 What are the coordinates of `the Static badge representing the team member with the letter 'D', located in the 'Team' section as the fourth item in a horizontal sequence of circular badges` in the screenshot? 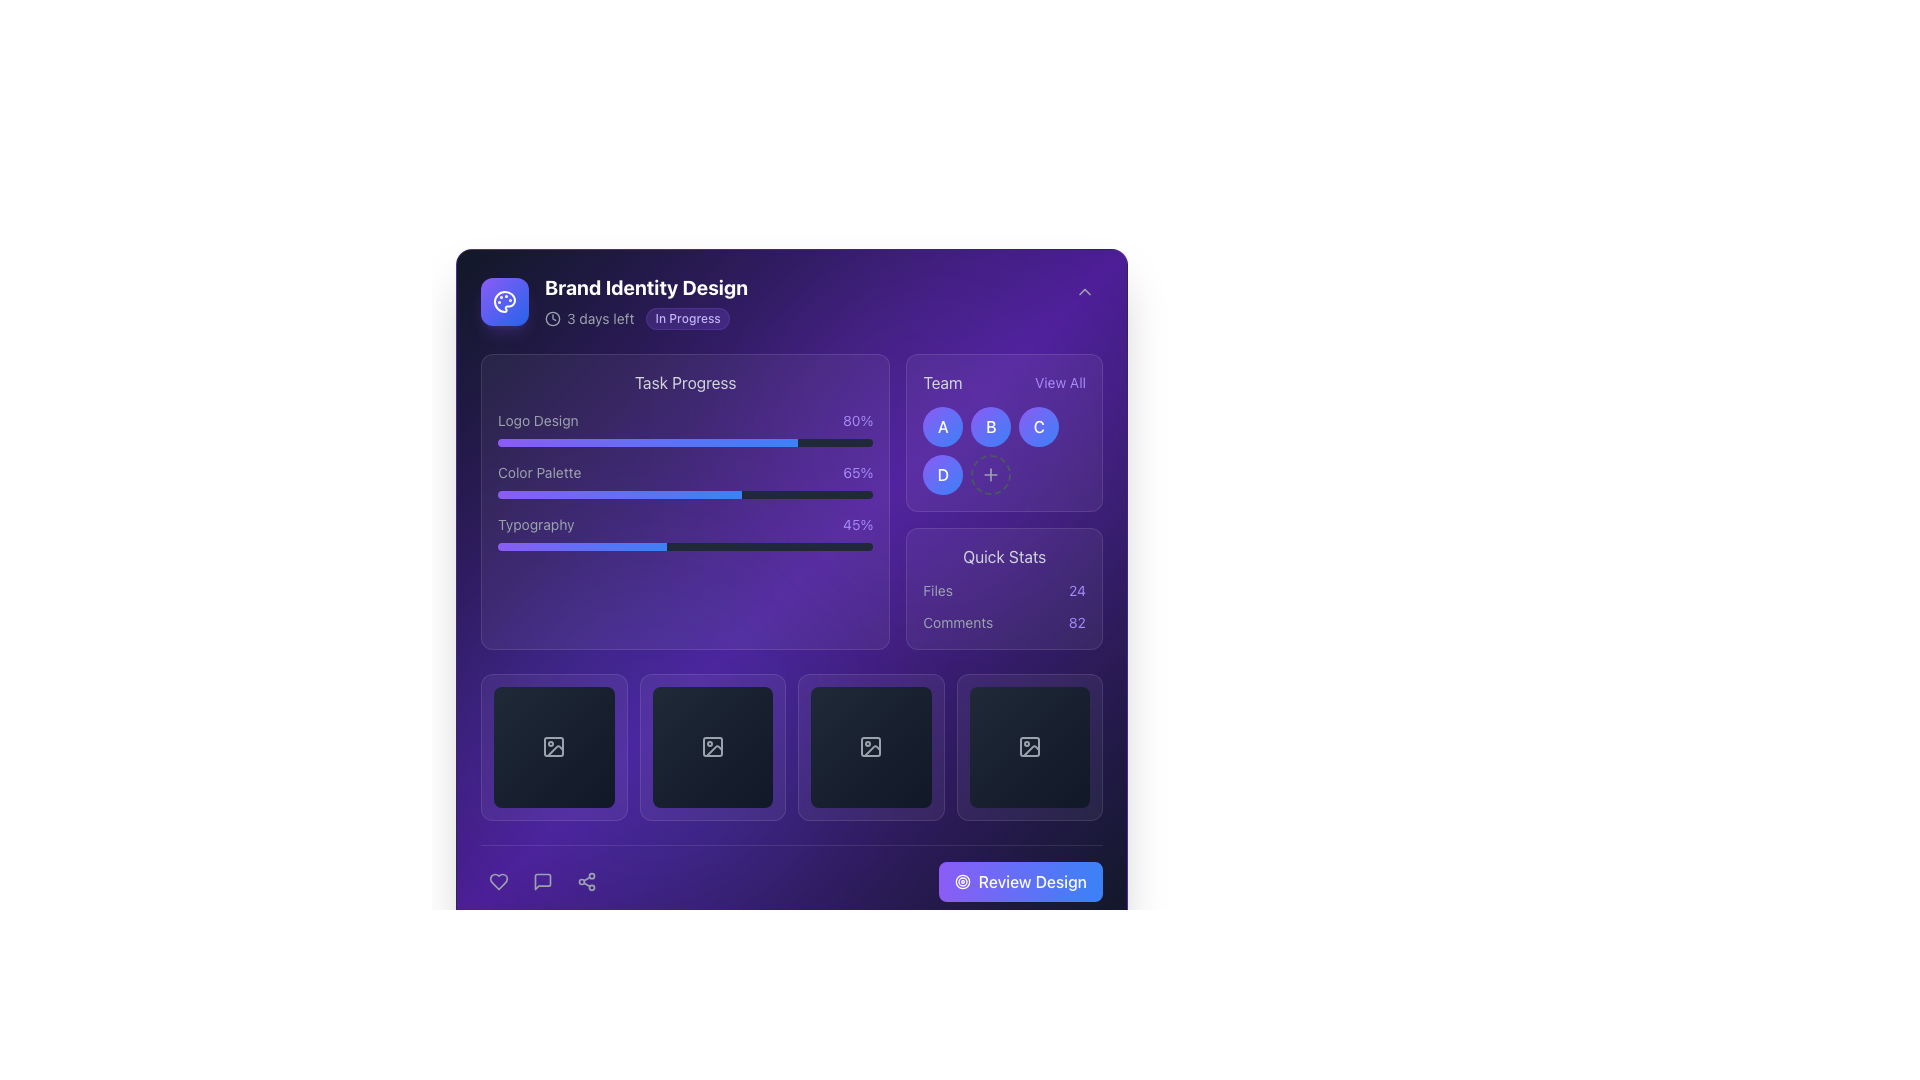 It's located at (942, 474).